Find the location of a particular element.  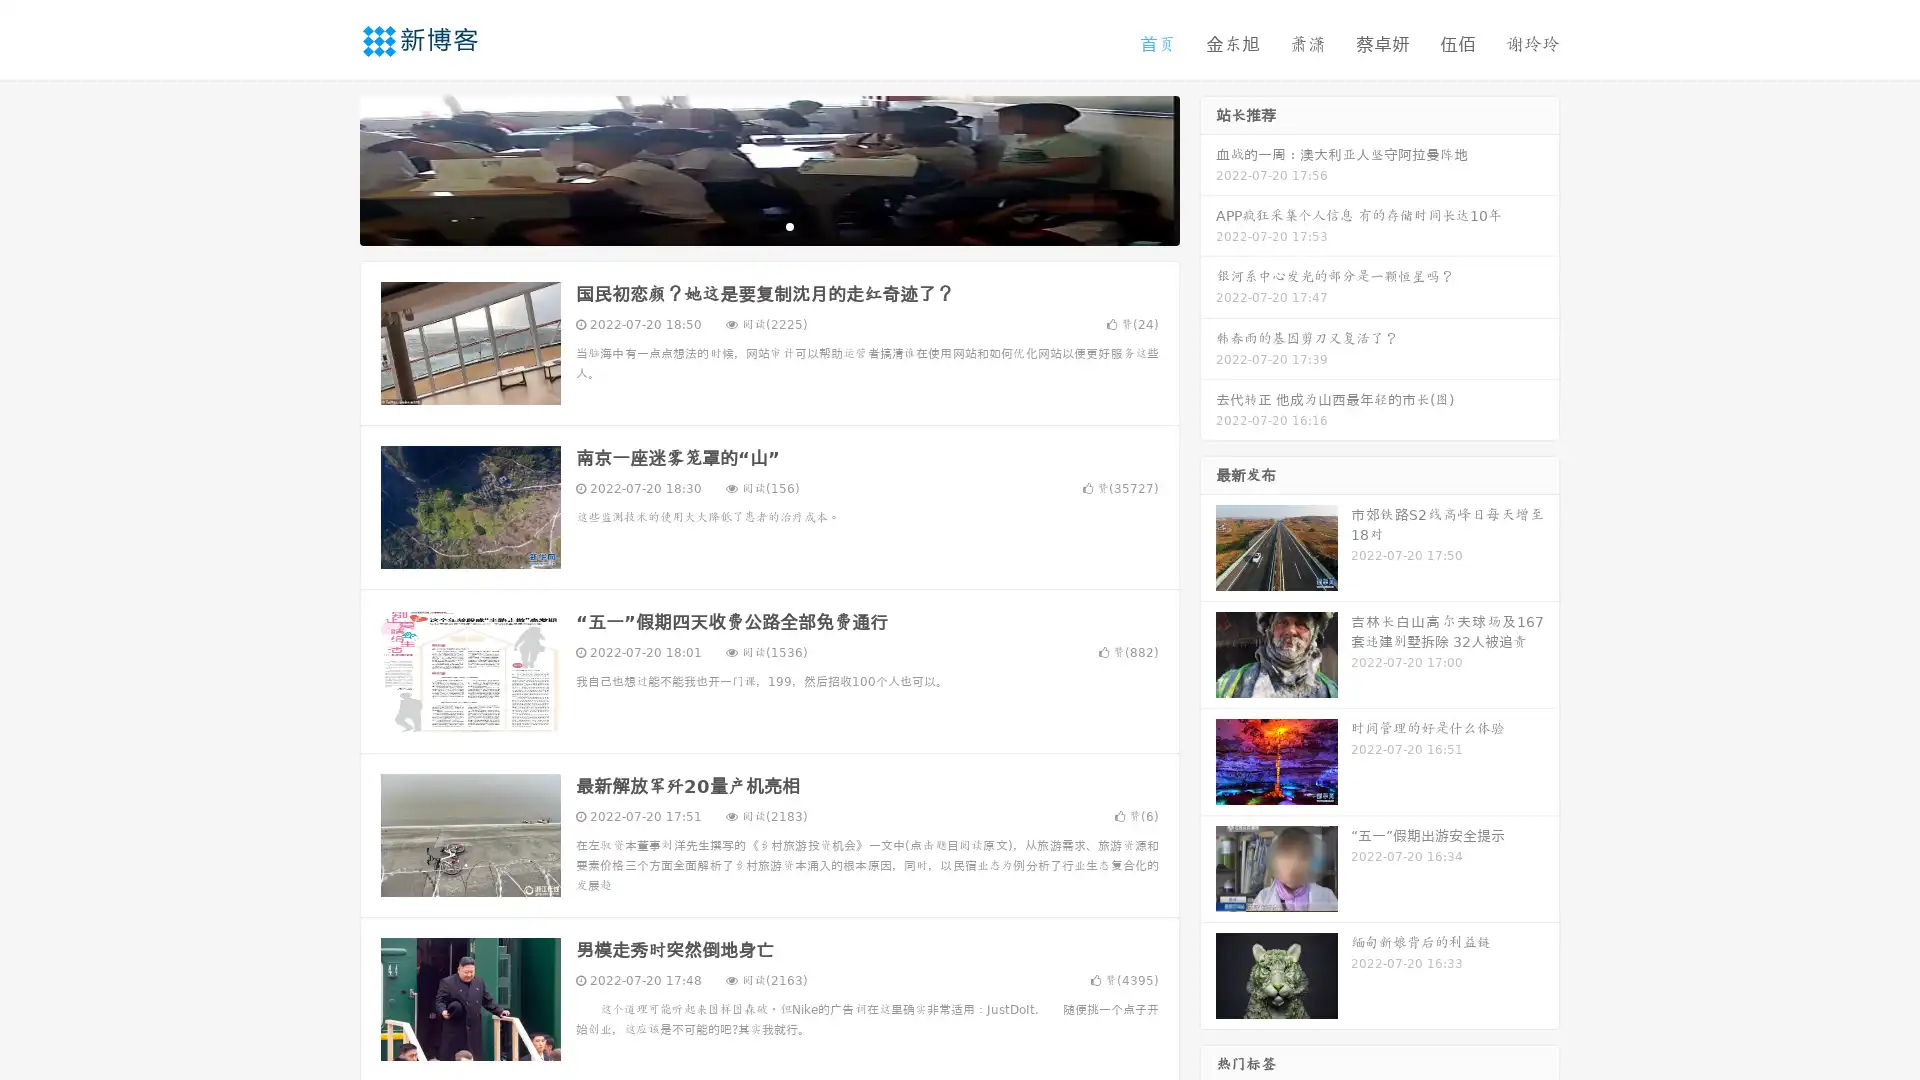

Go to slide 1 is located at coordinates (748, 225).